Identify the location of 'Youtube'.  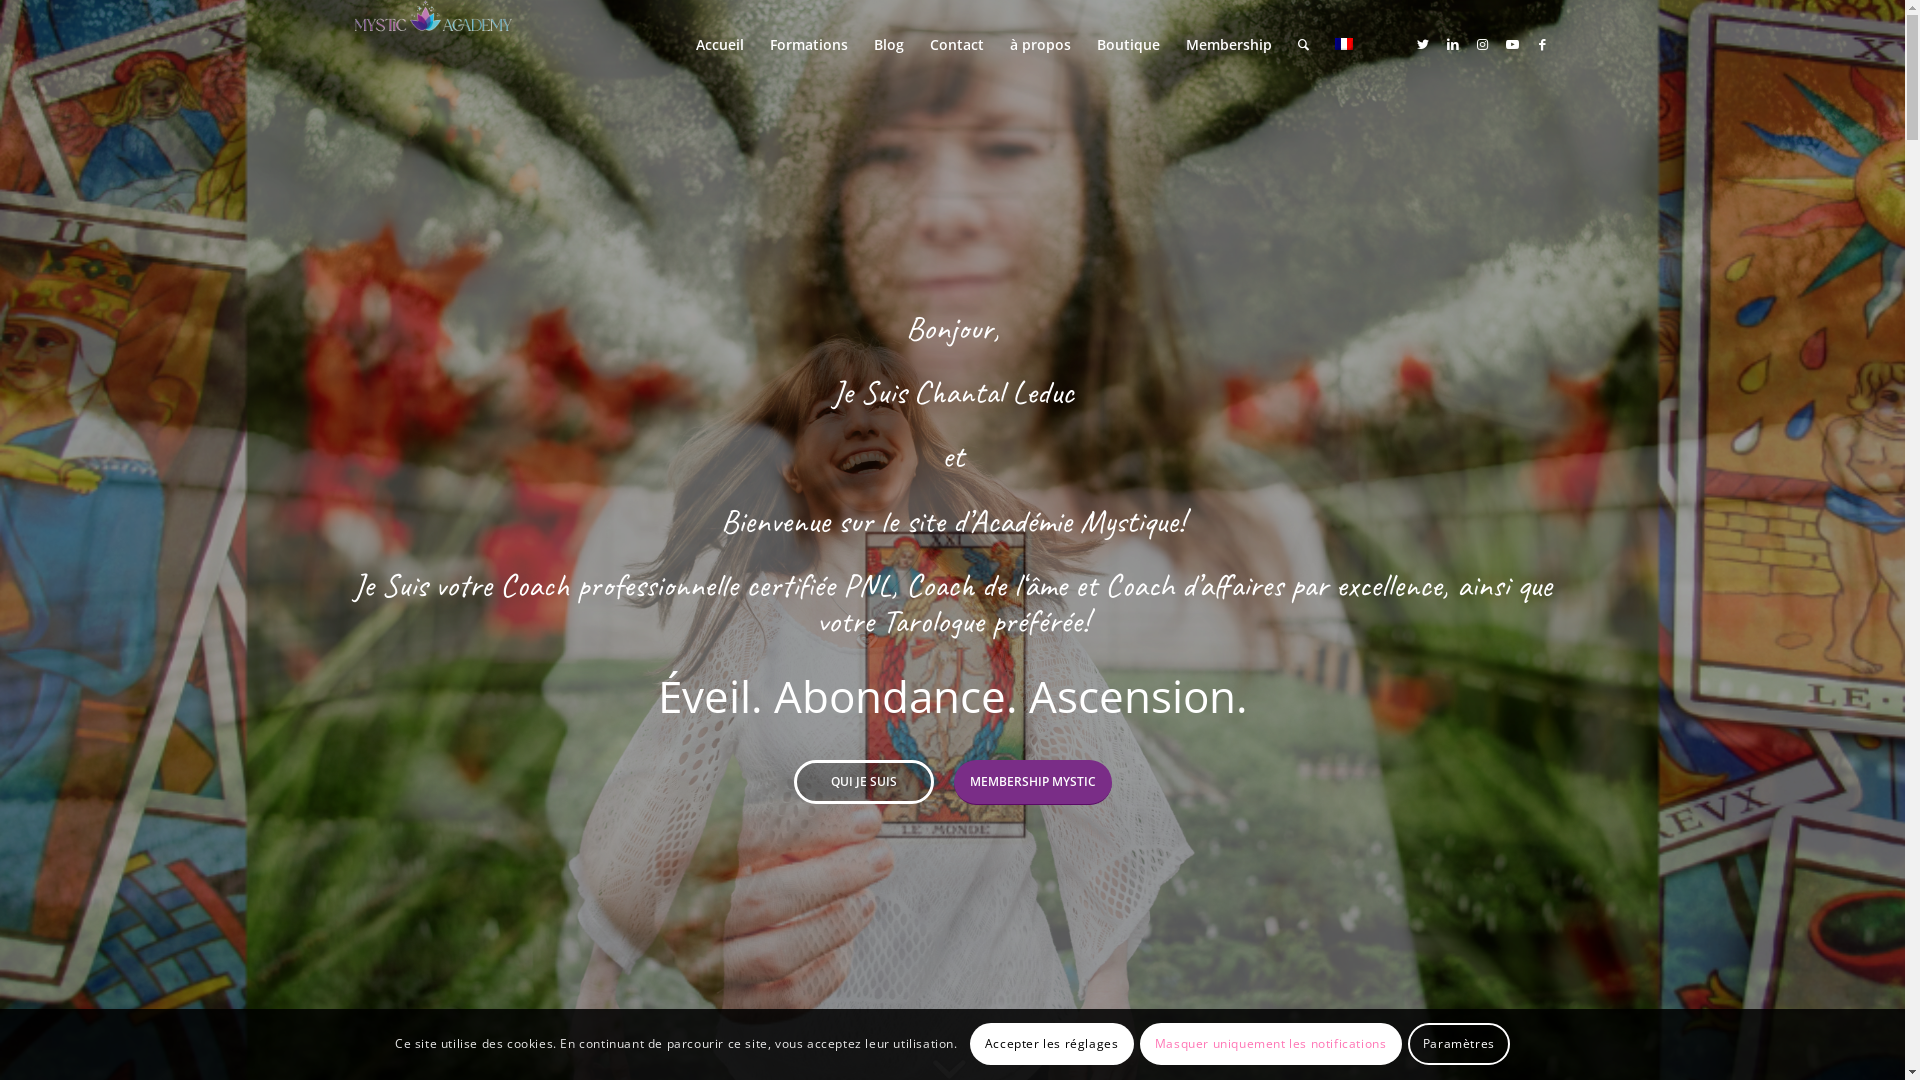
(1512, 43).